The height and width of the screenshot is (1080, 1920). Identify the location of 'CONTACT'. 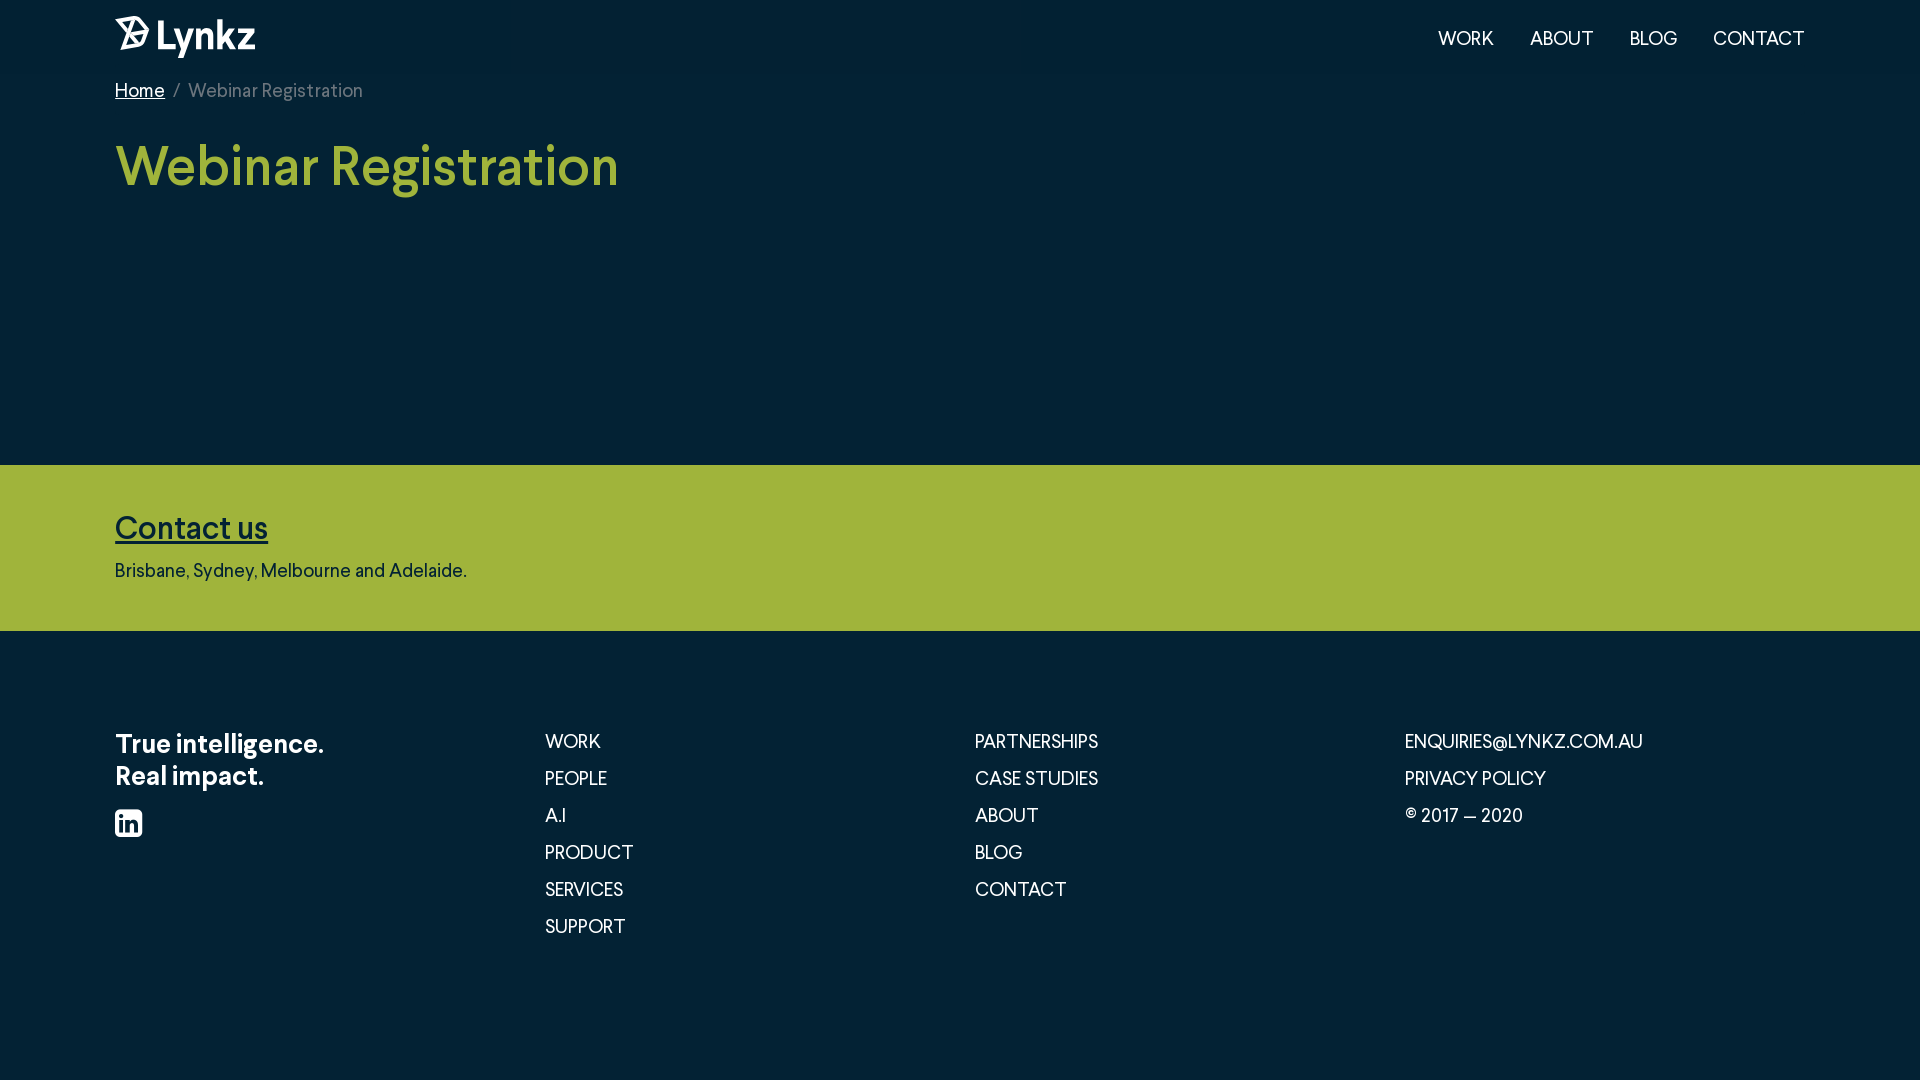
(1757, 37).